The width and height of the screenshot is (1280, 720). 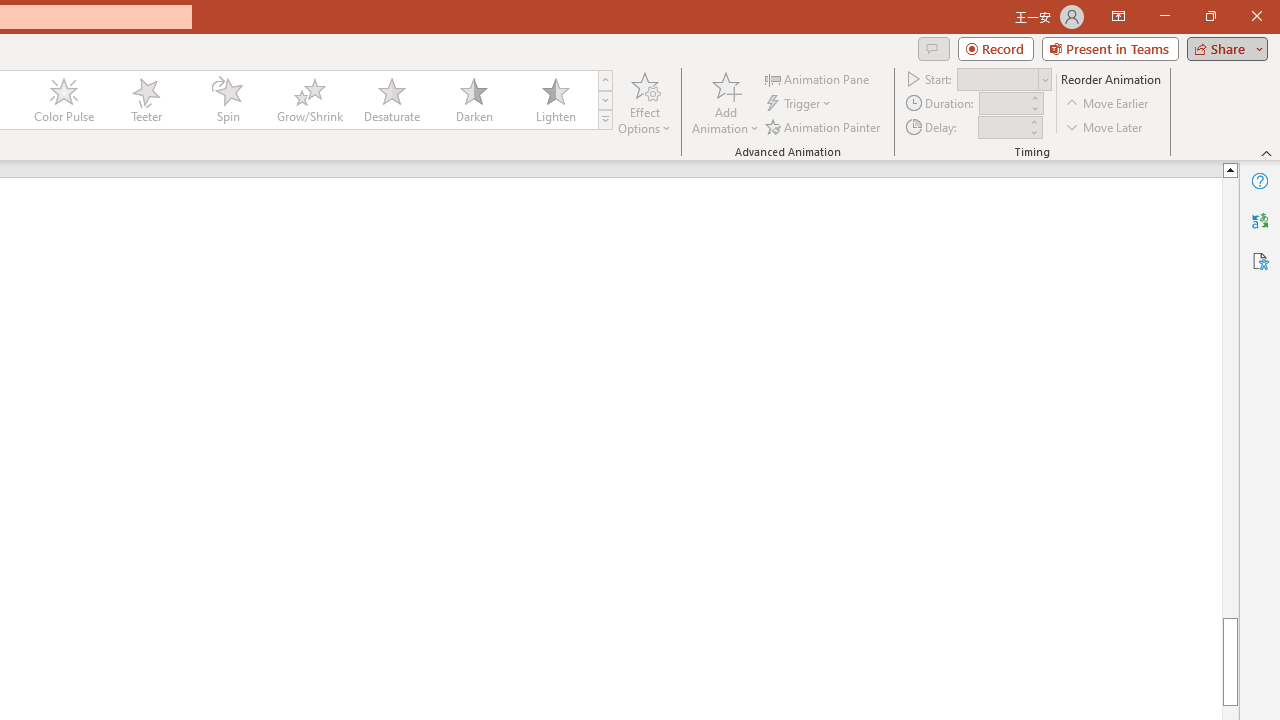 I want to click on 'Move Earlier', so click(x=1106, y=103).